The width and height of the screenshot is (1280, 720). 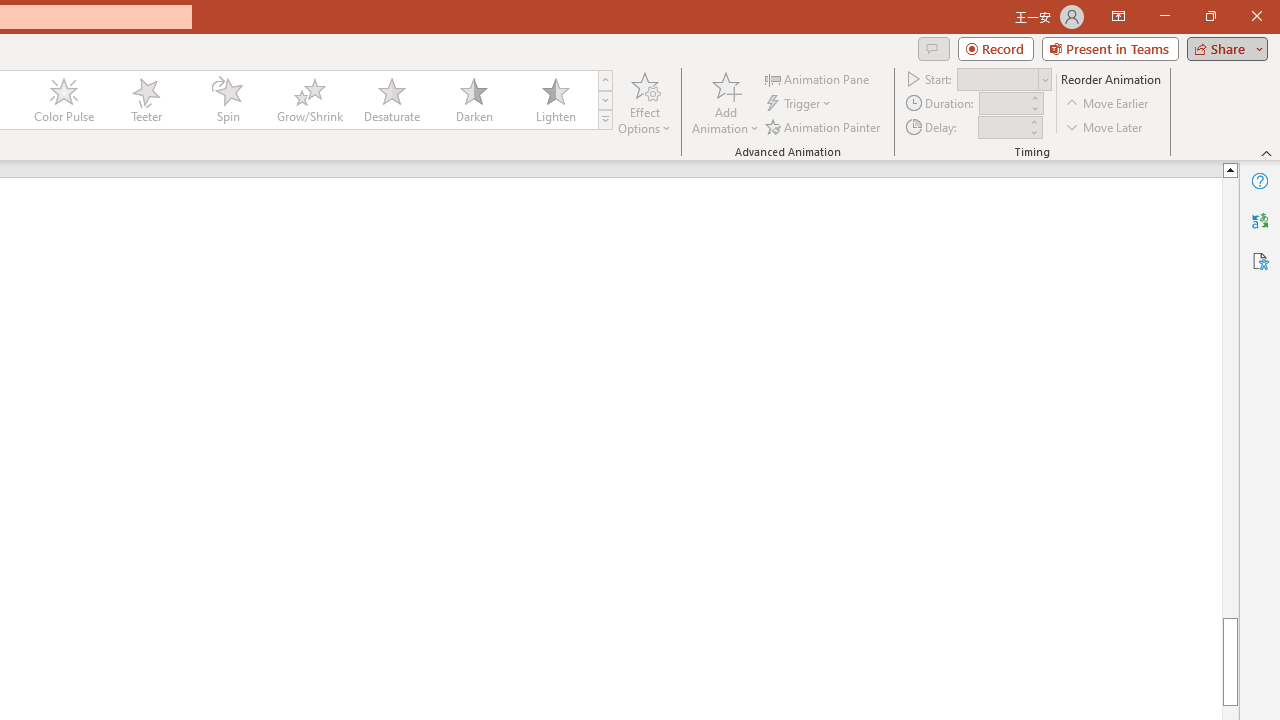 I want to click on 'Move Earlier', so click(x=1106, y=103).